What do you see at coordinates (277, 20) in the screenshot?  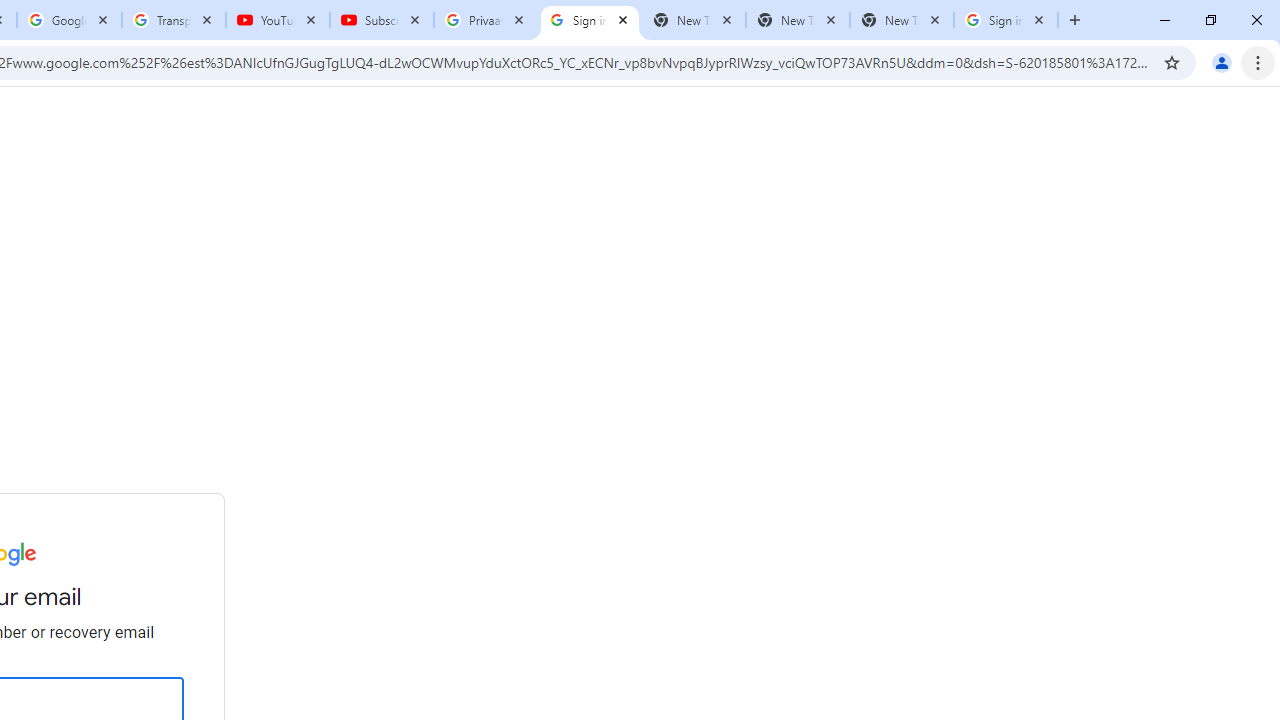 I see `'YouTube'` at bounding box center [277, 20].